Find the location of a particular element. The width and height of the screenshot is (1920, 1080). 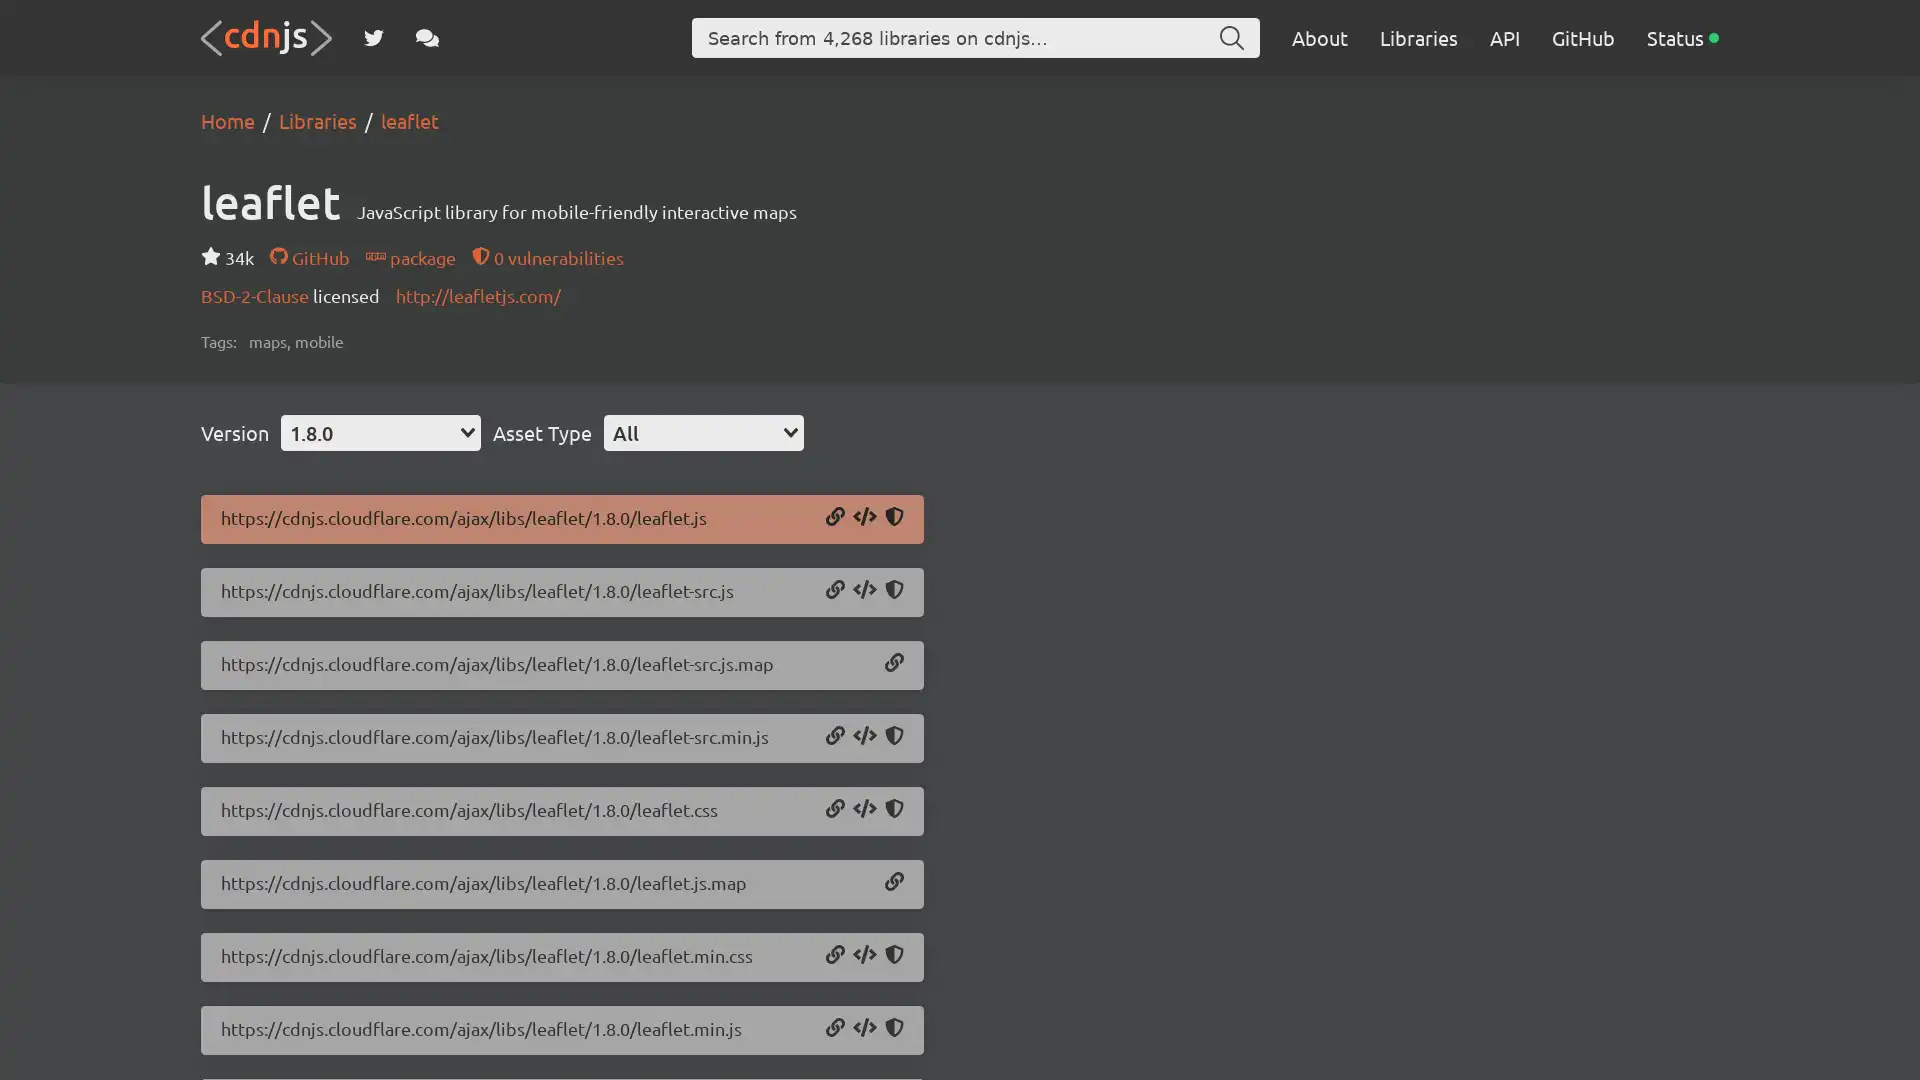

Search is located at coordinates (1231, 38).